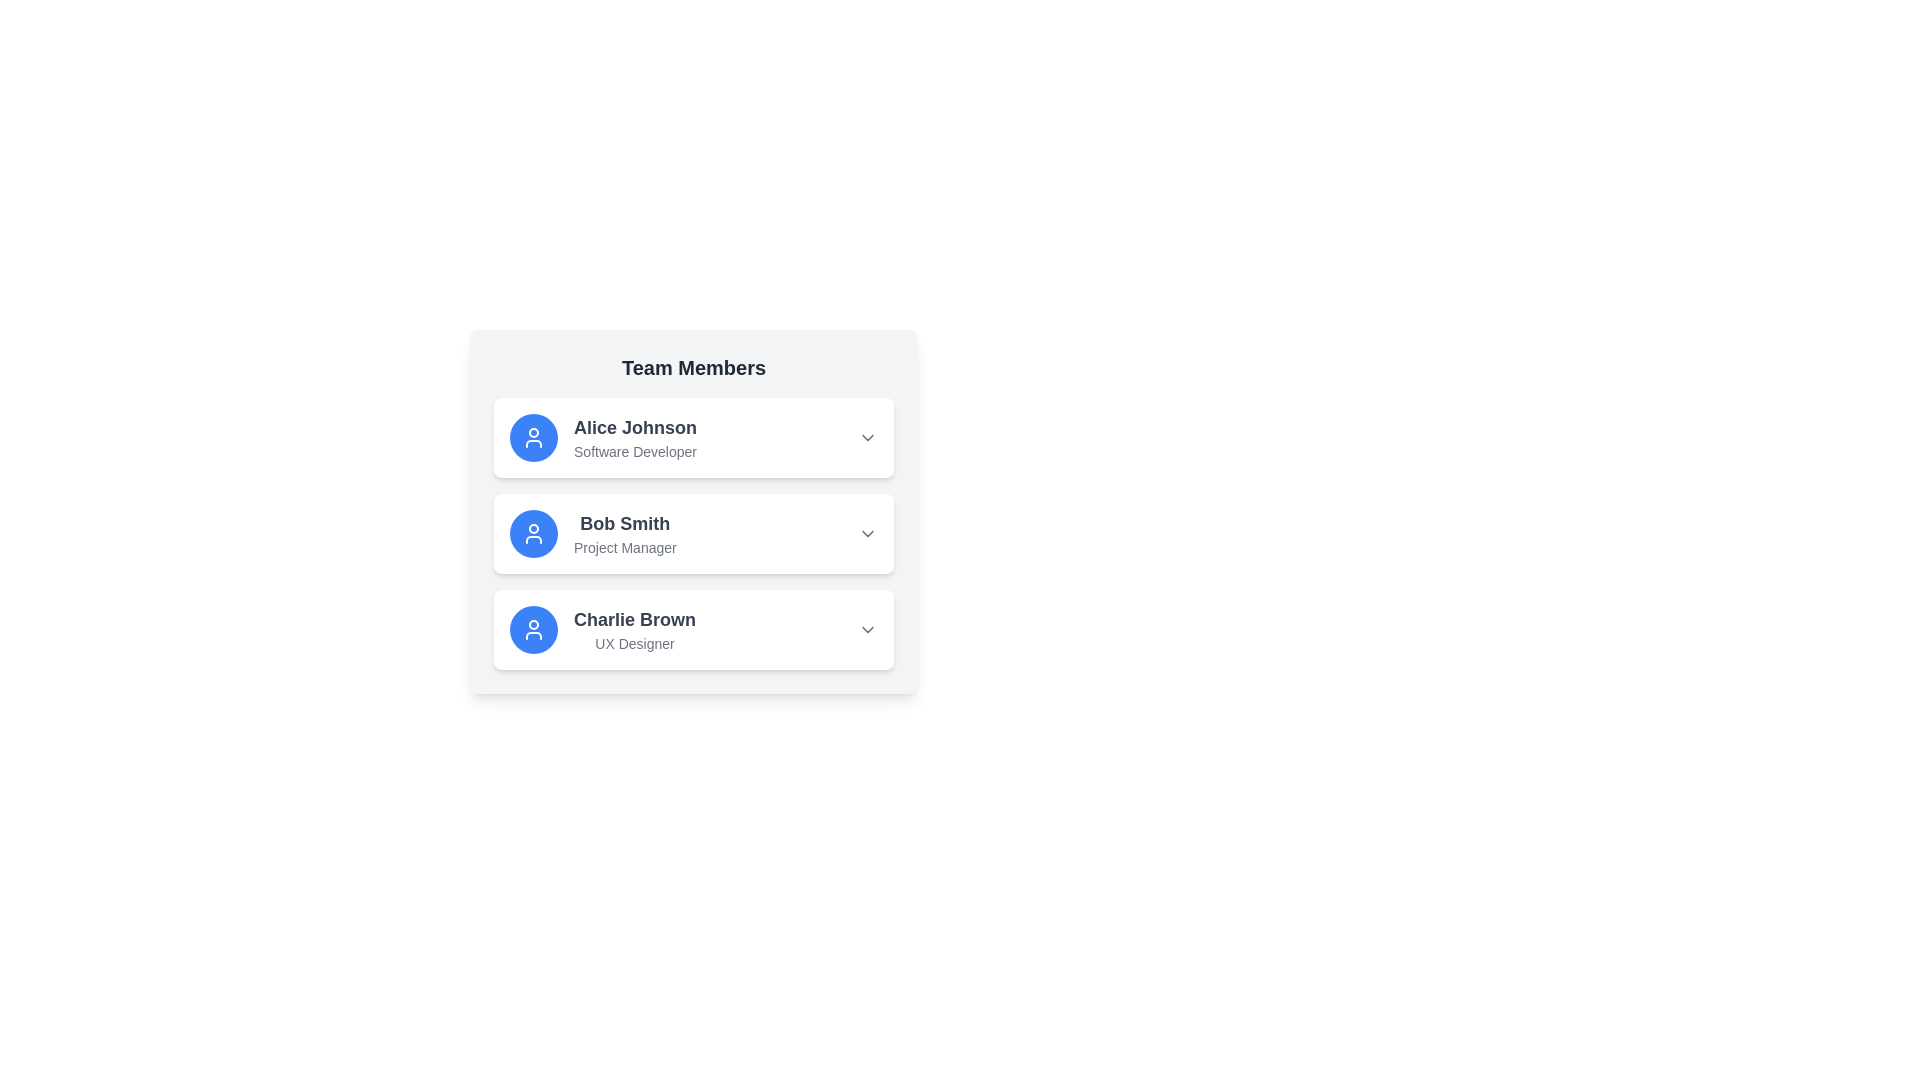 This screenshot has width=1920, height=1080. What do you see at coordinates (533, 532) in the screenshot?
I see `the circular icon with a vibrant blue background and a white outline of a user symbol, located to the left of 'Bob Smith' and 'Project Manager'` at bounding box center [533, 532].